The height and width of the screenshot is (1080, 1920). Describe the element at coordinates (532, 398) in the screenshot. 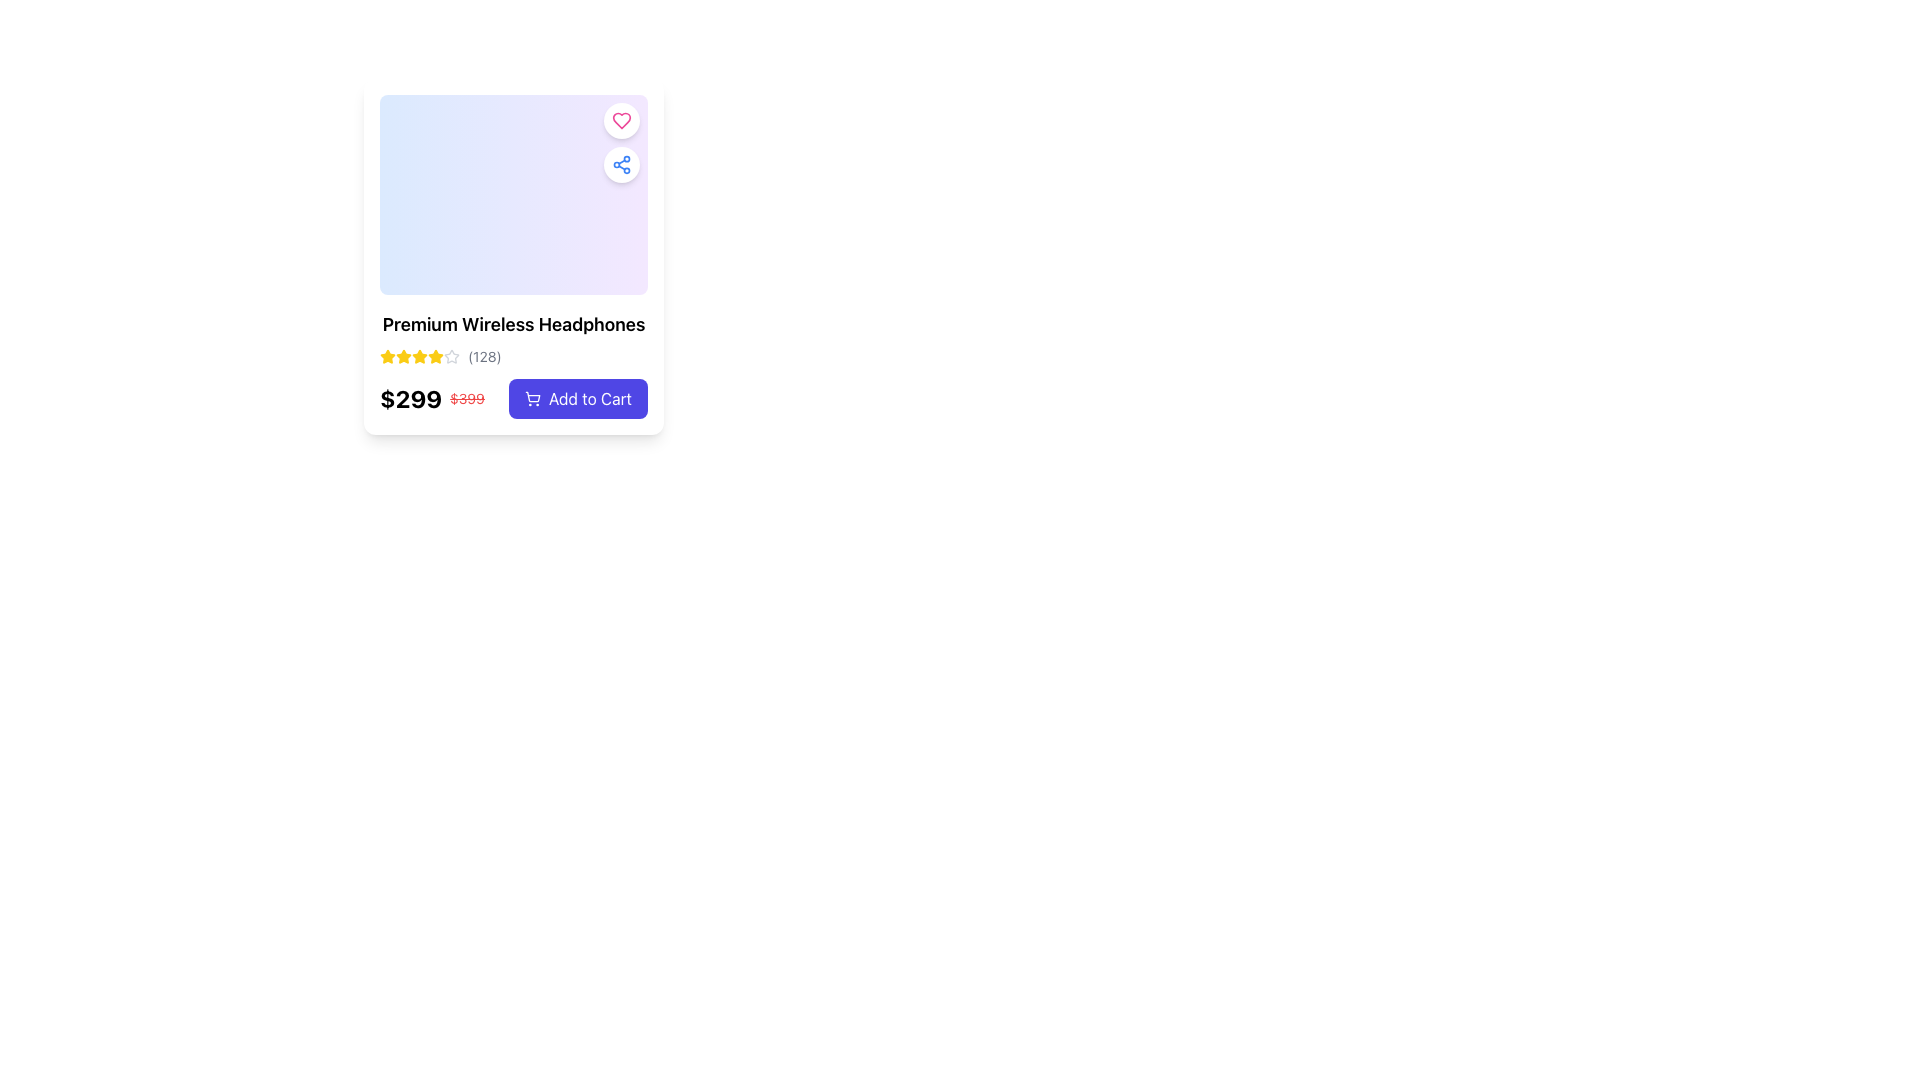

I see `the shopping cart icon within the 'Add to Cart' button located at the bottom-right corner of the product card` at that location.